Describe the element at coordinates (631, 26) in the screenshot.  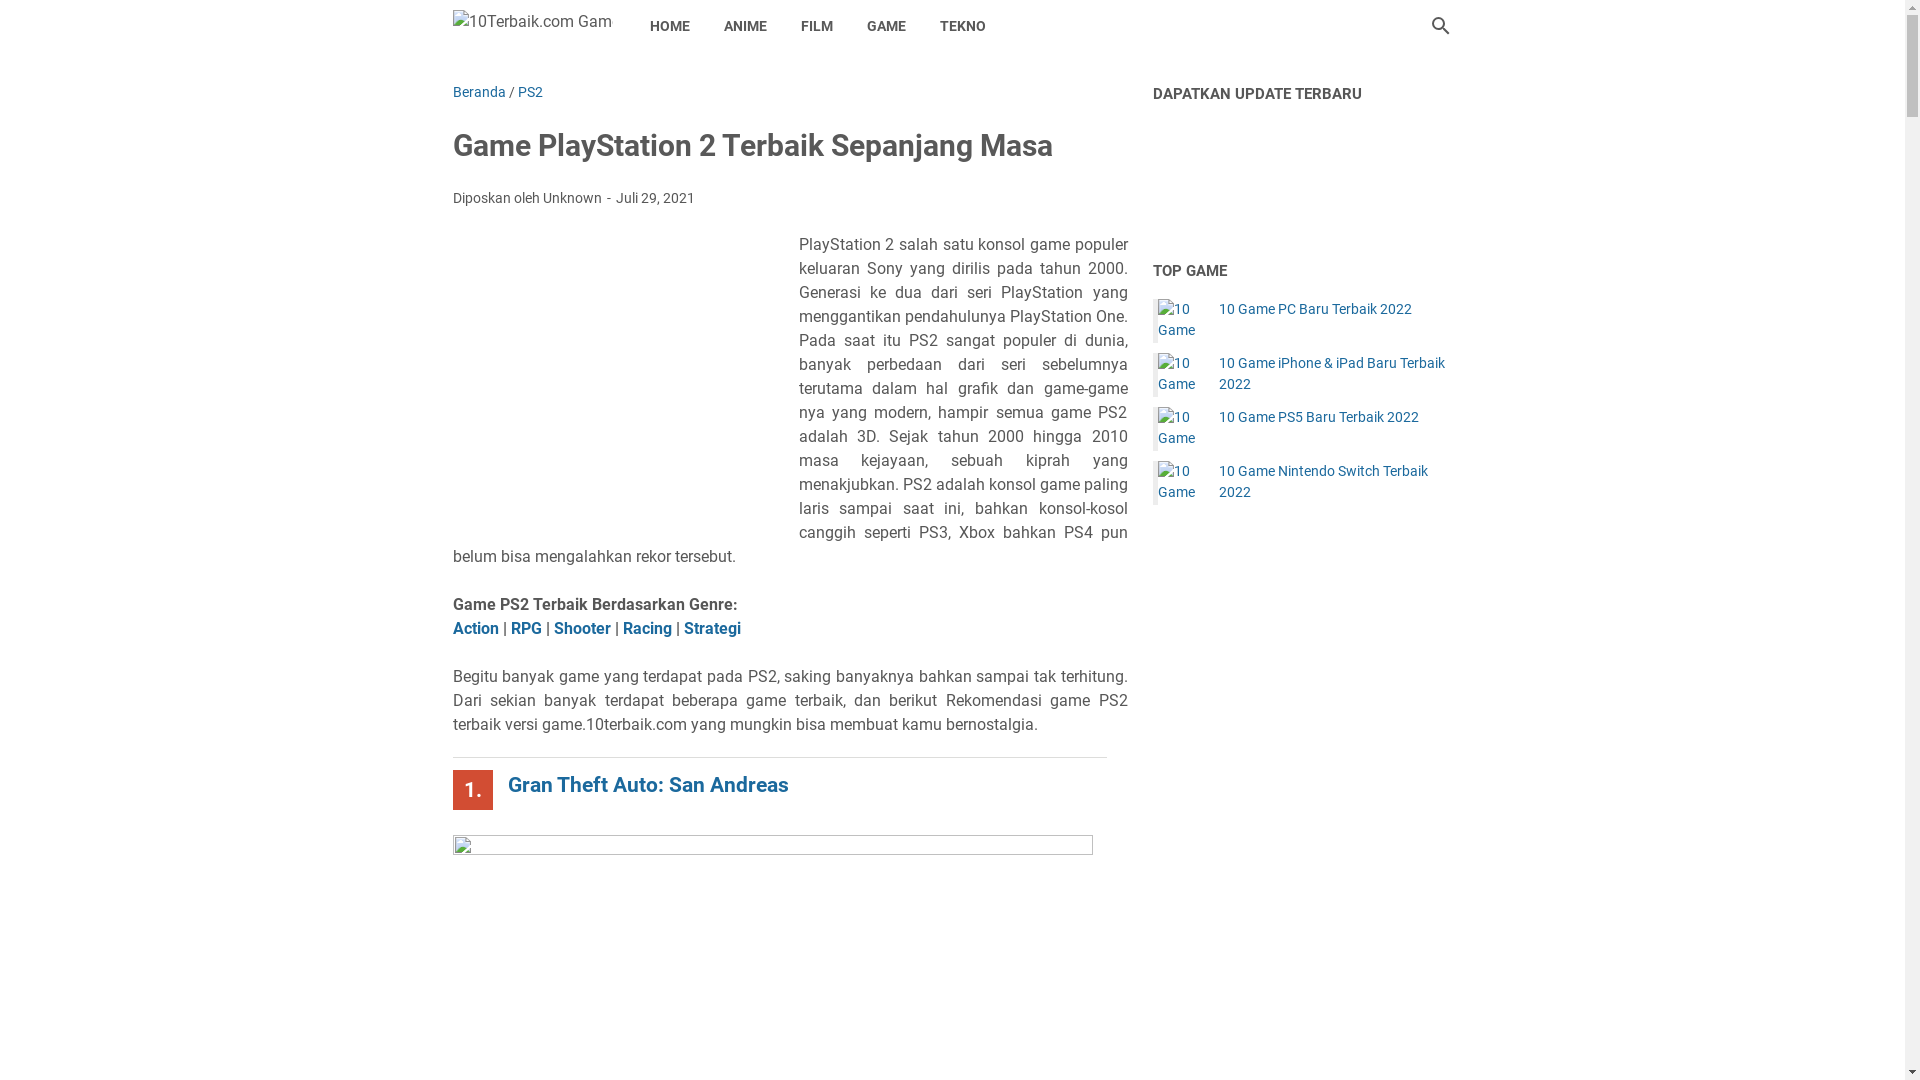
I see `'HOME'` at that location.